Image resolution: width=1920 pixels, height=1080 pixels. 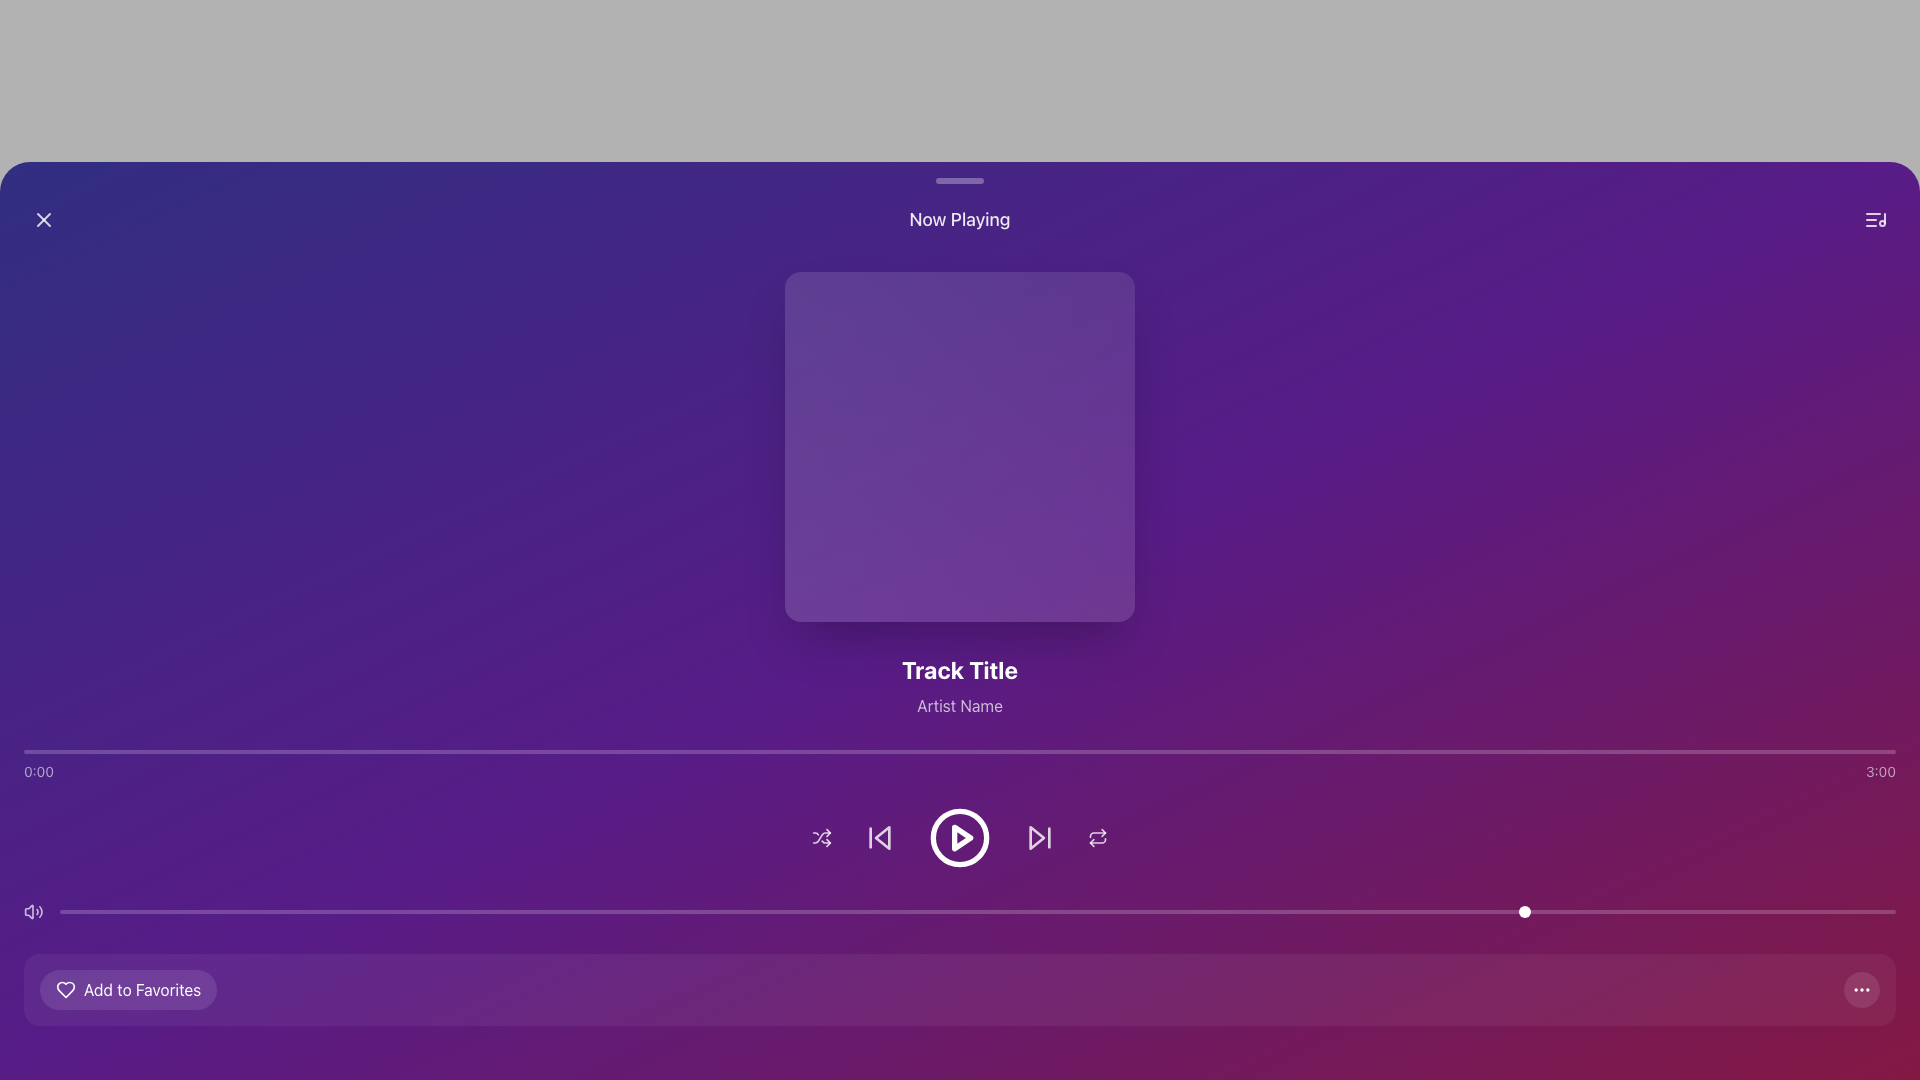 What do you see at coordinates (960, 704) in the screenshot?
I see `the 'Artist Name' text label, which is displayed in a semi-transparent white font below the 'Track Title' text in the music player interface` at bounding box center [960, 704].